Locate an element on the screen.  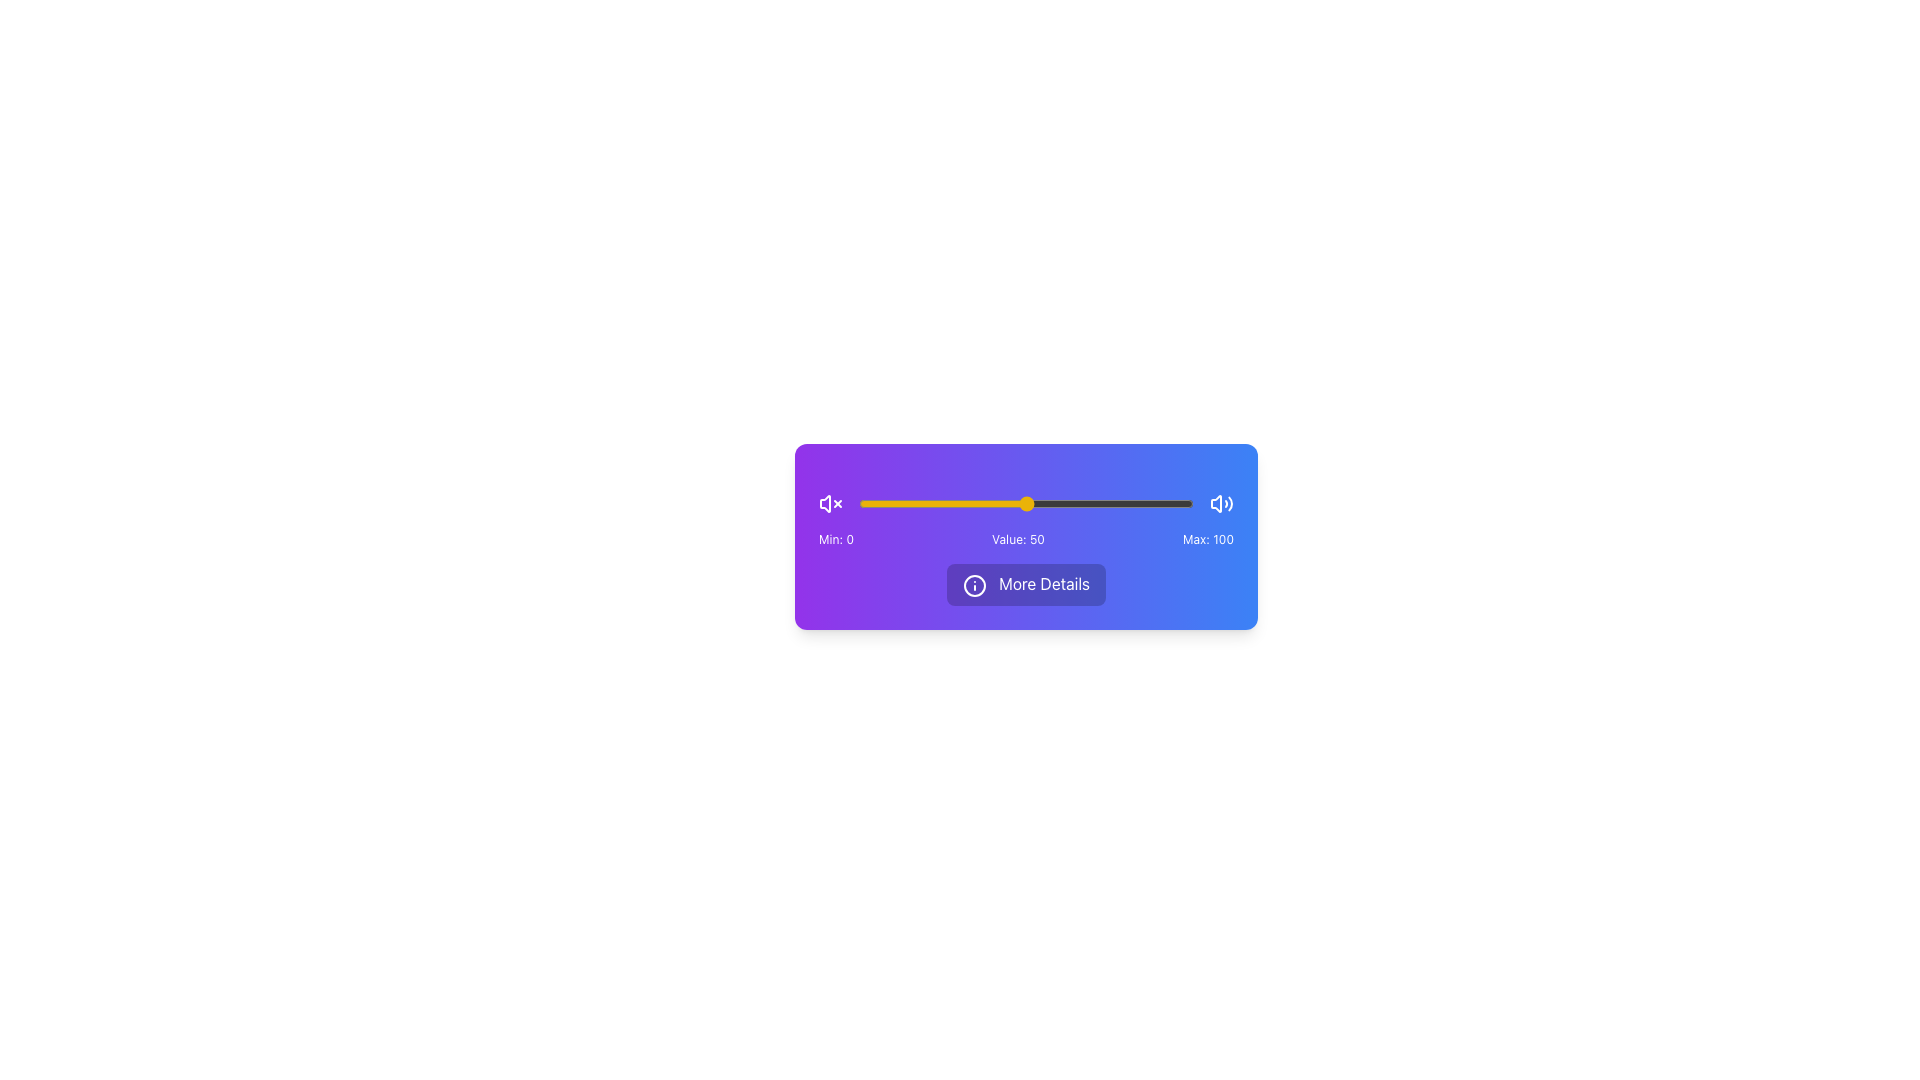
the slider value is located at coordinates (1092, 503).